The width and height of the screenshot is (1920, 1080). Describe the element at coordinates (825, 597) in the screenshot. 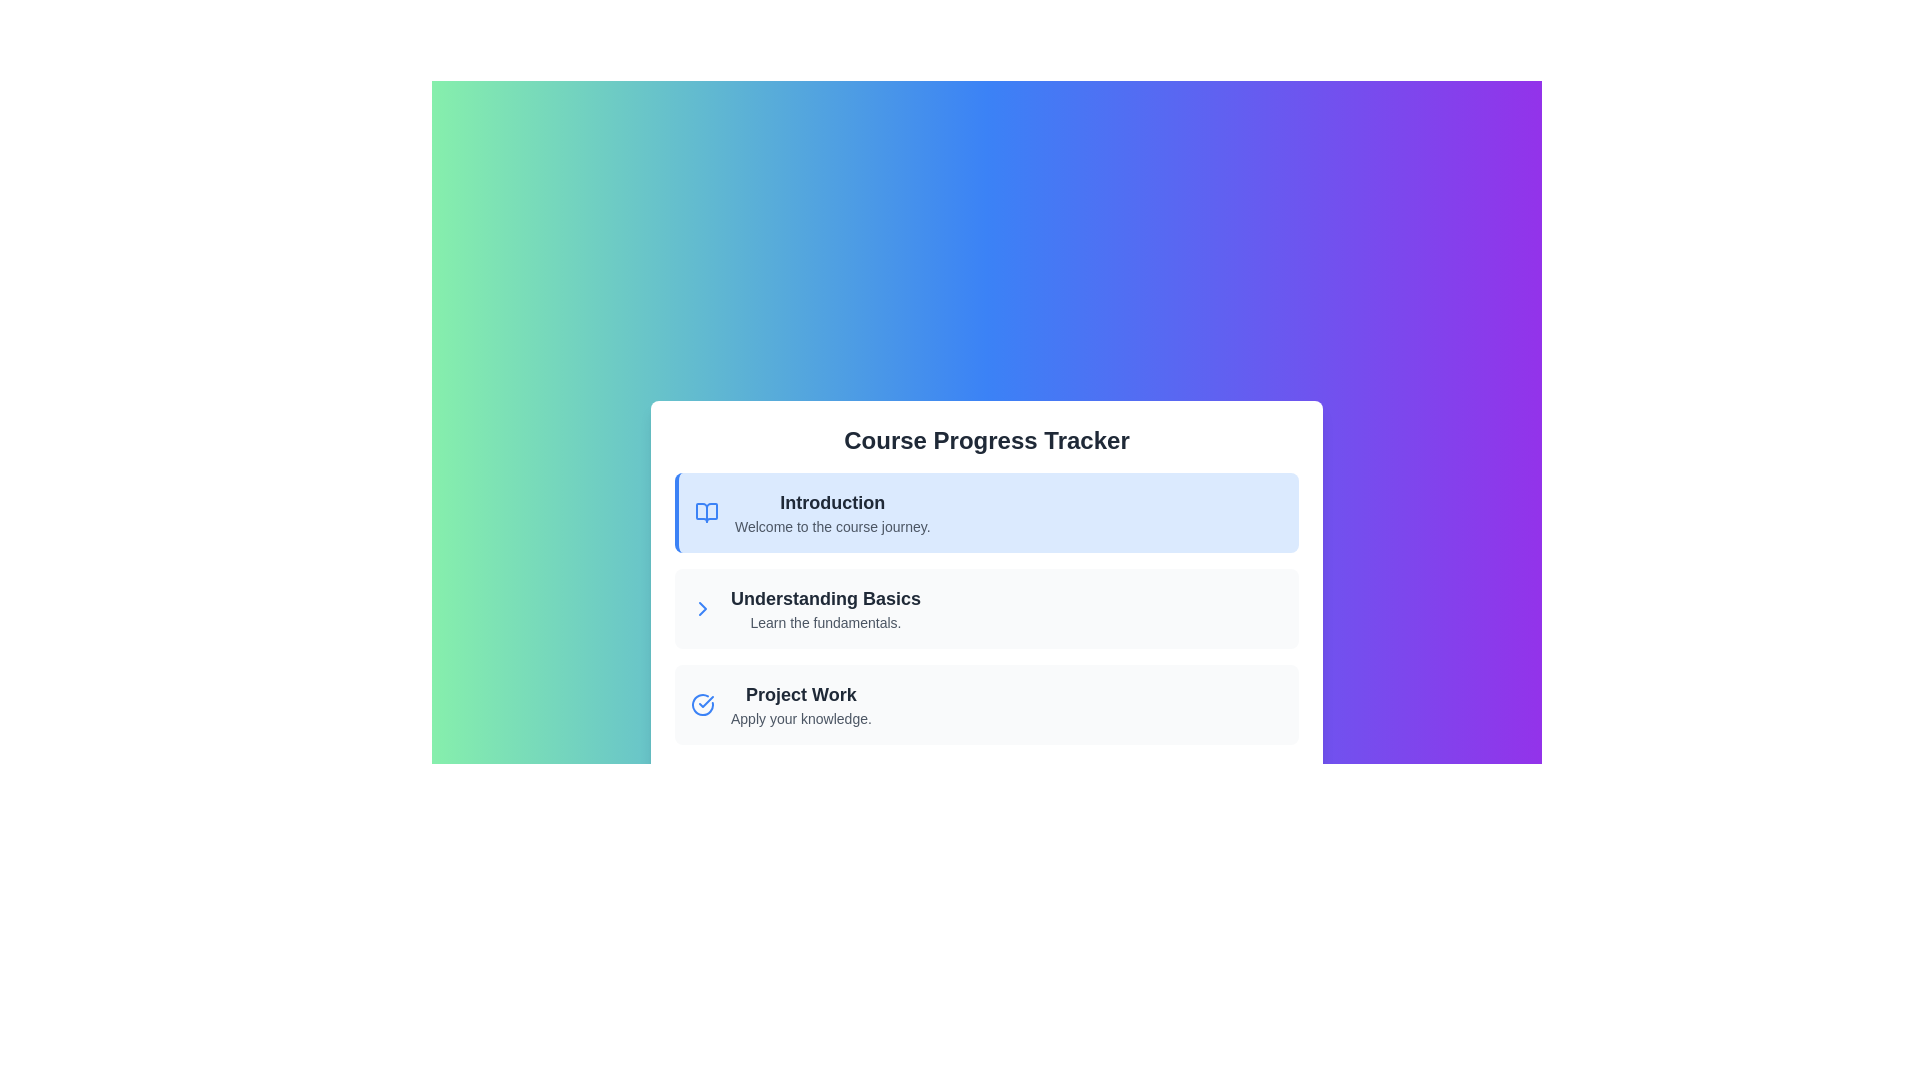

I see `the title text label for the 'Understanding Basics' section, which is the top bold text in the second section of the 'Course Progress Tracker'` at that location.